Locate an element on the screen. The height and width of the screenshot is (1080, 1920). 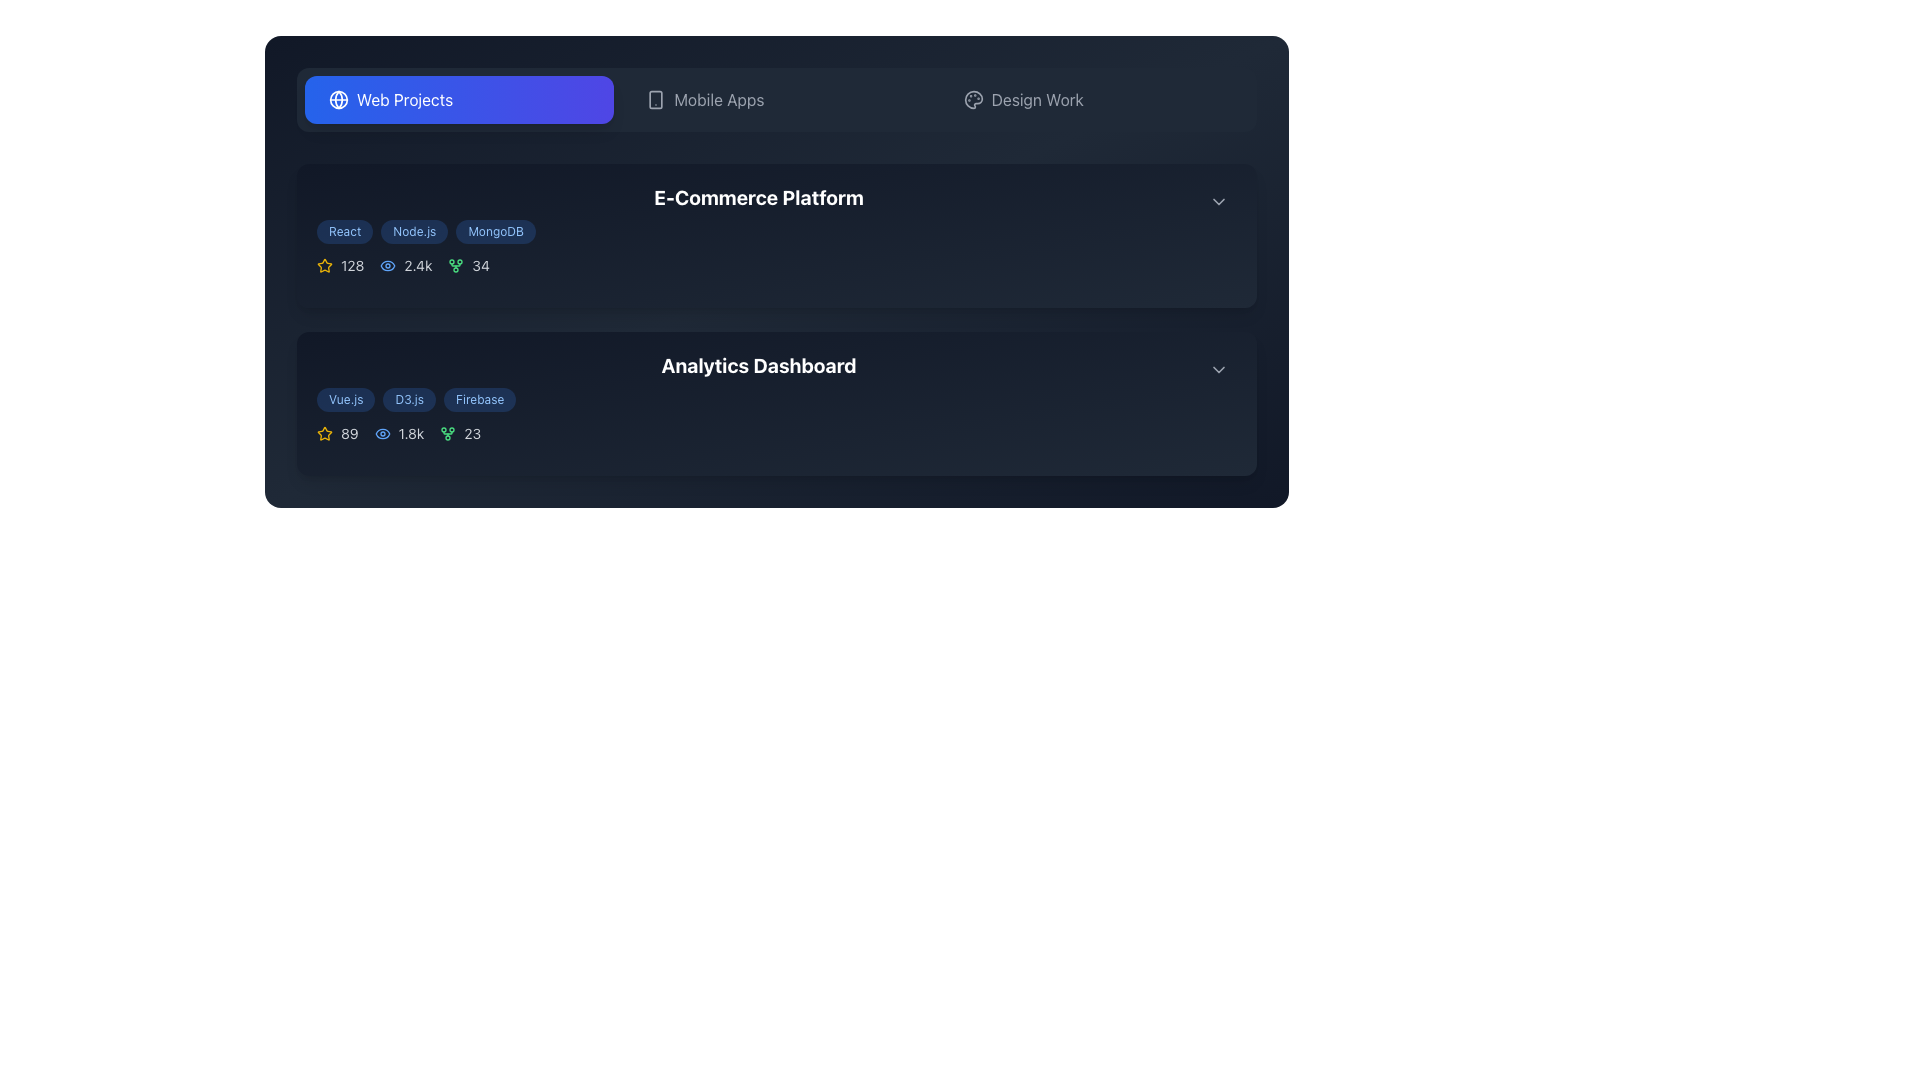
the second textual indicator displaying the numerical count for the 'E-Commerce Platform' section, which is non-interactive and located between a yellow star-text combo and a green branching icon-text pair is located at coordinates (405, 265).